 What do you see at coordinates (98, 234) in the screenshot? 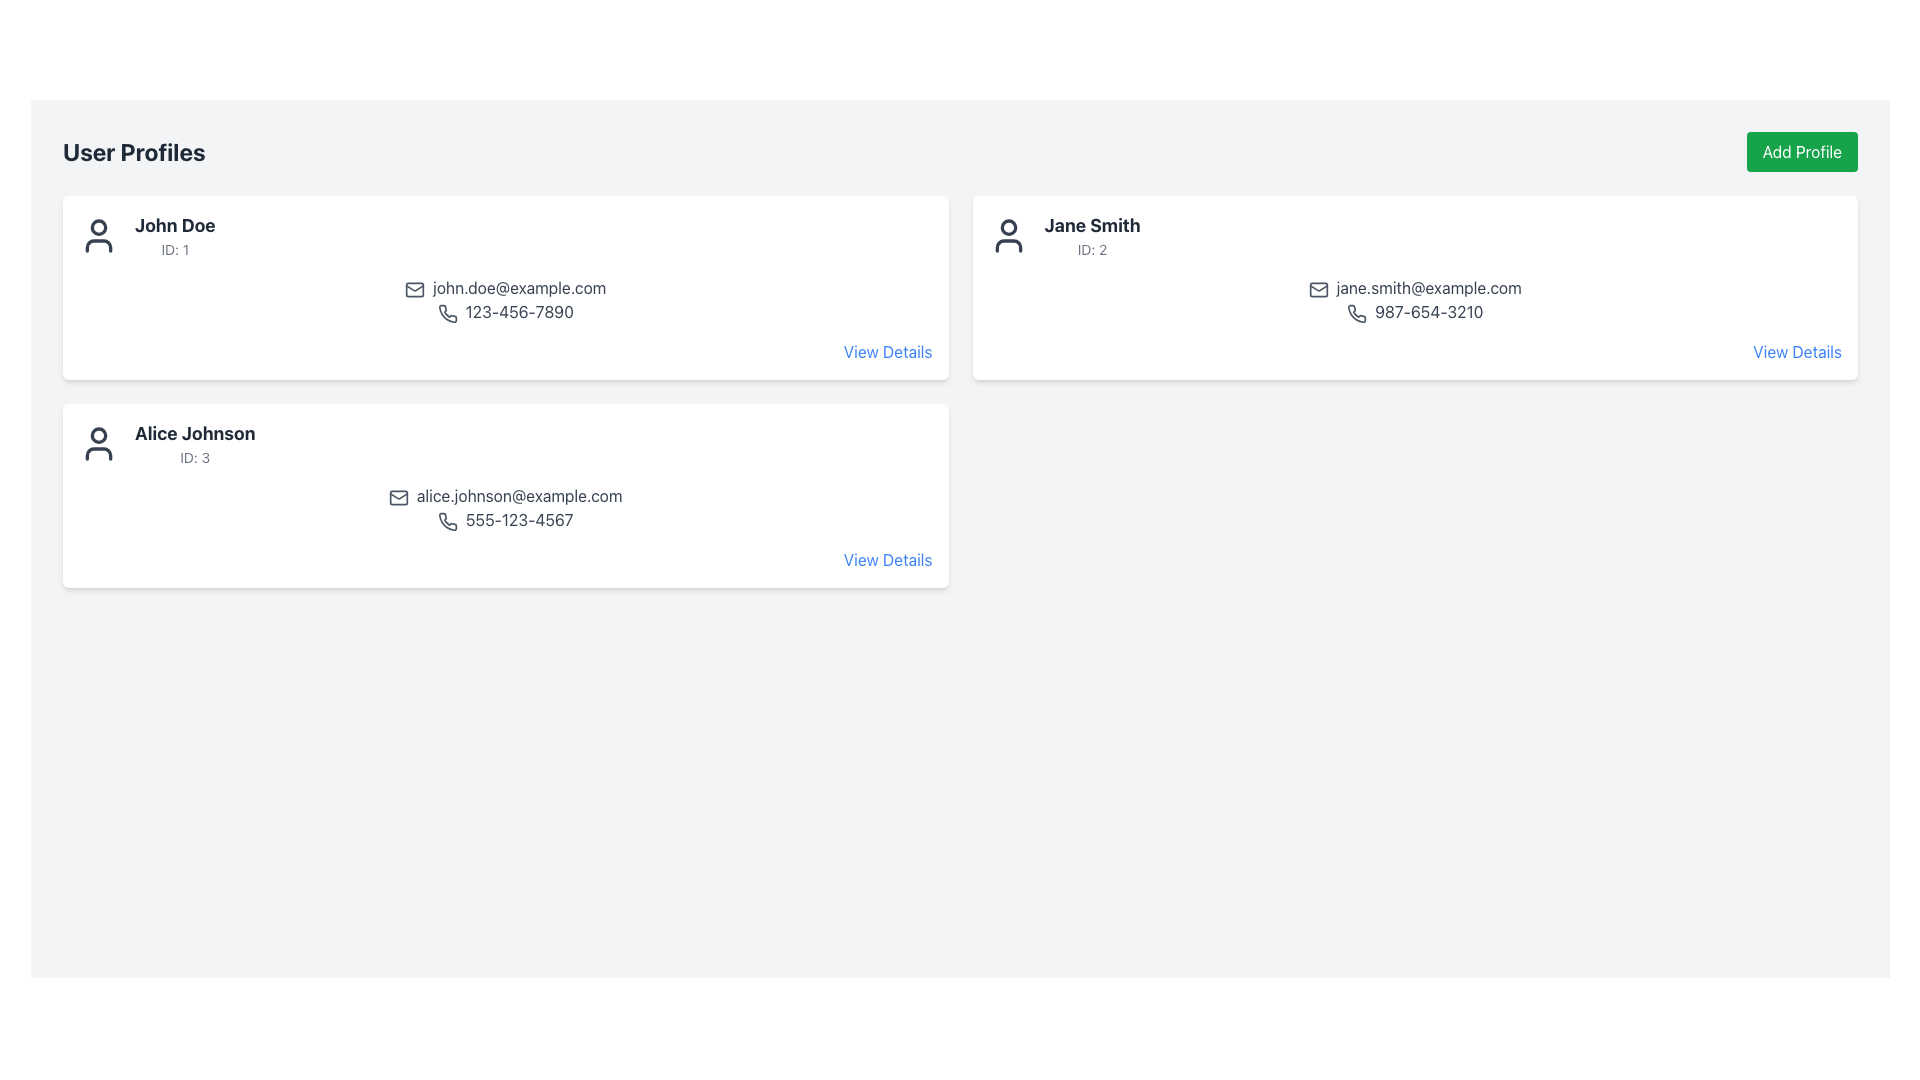
I see `the user icon, which is a gray circular head above a semi-circular body outline, located at the top-left corner of the profile card for 'John Doe'` at bounding box center [98, 234].